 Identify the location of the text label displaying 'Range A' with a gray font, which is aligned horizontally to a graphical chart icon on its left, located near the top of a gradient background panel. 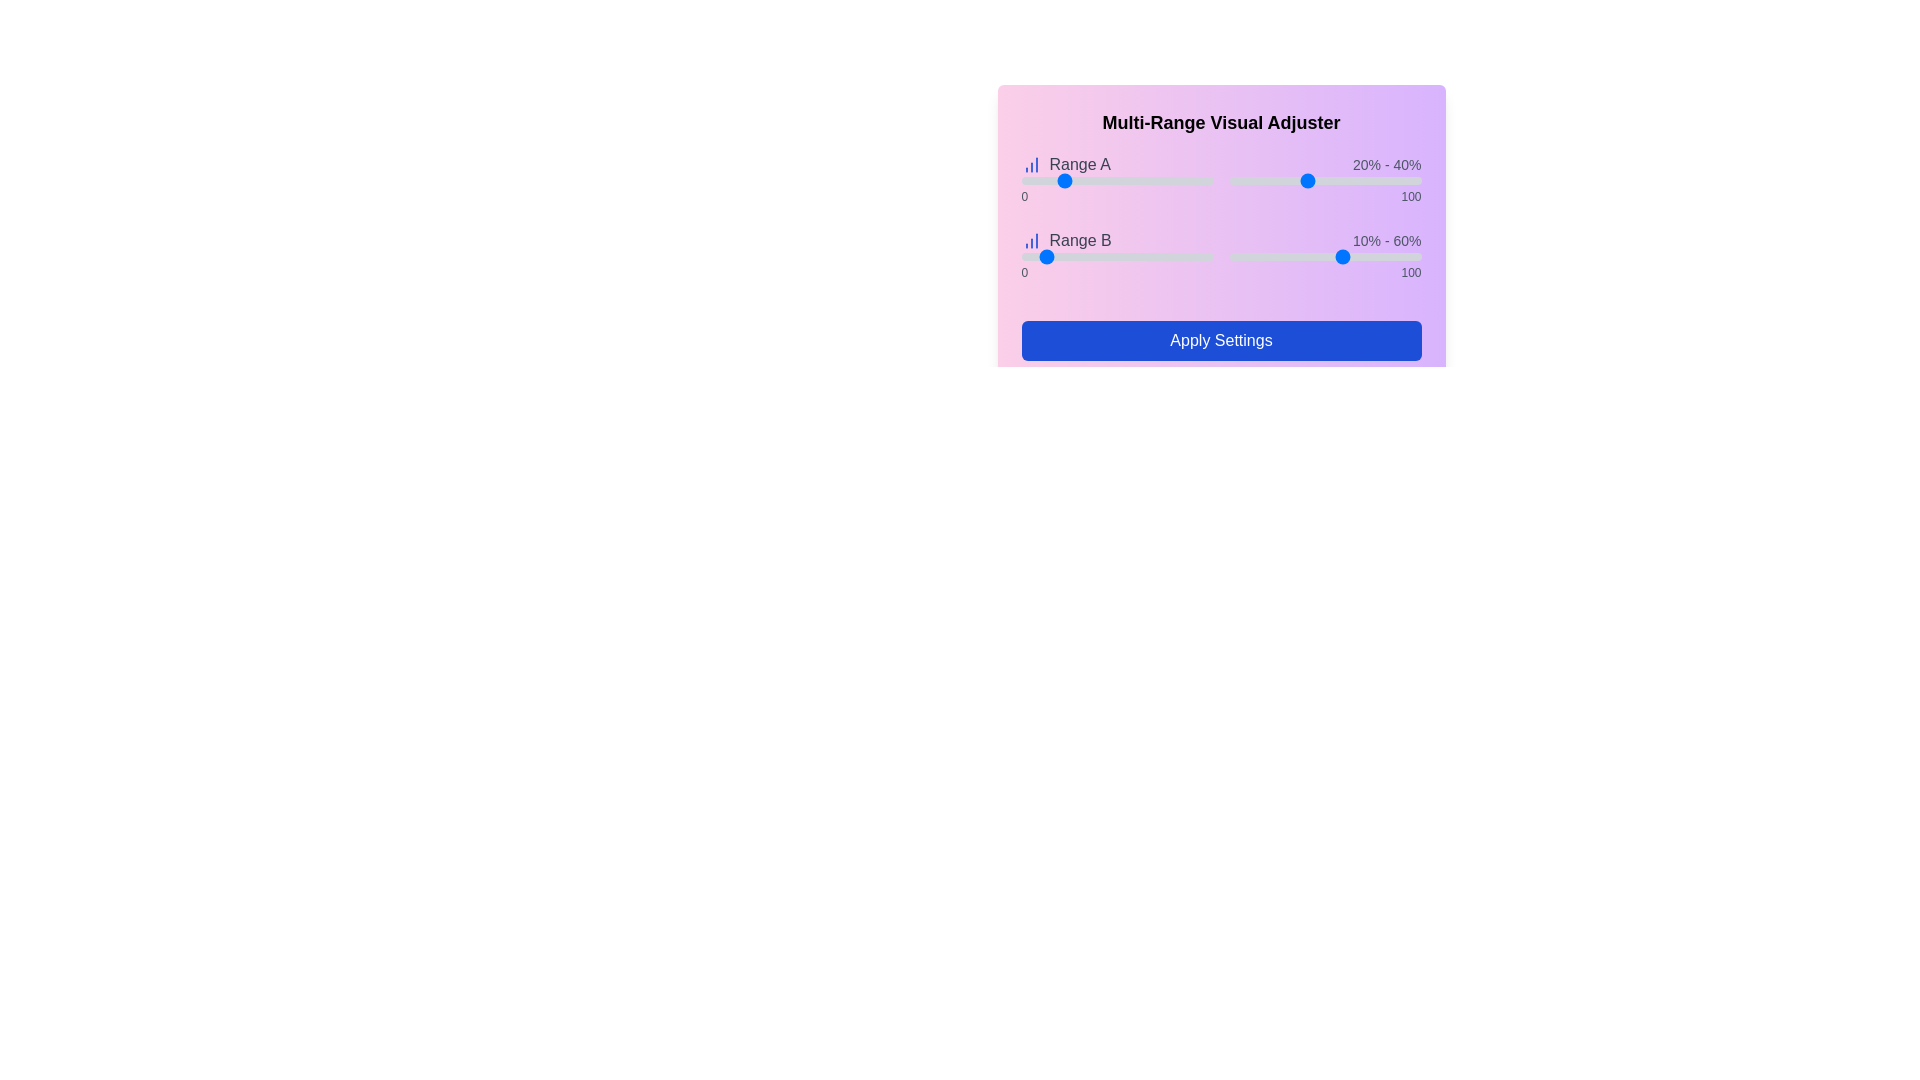
(1079, 164).